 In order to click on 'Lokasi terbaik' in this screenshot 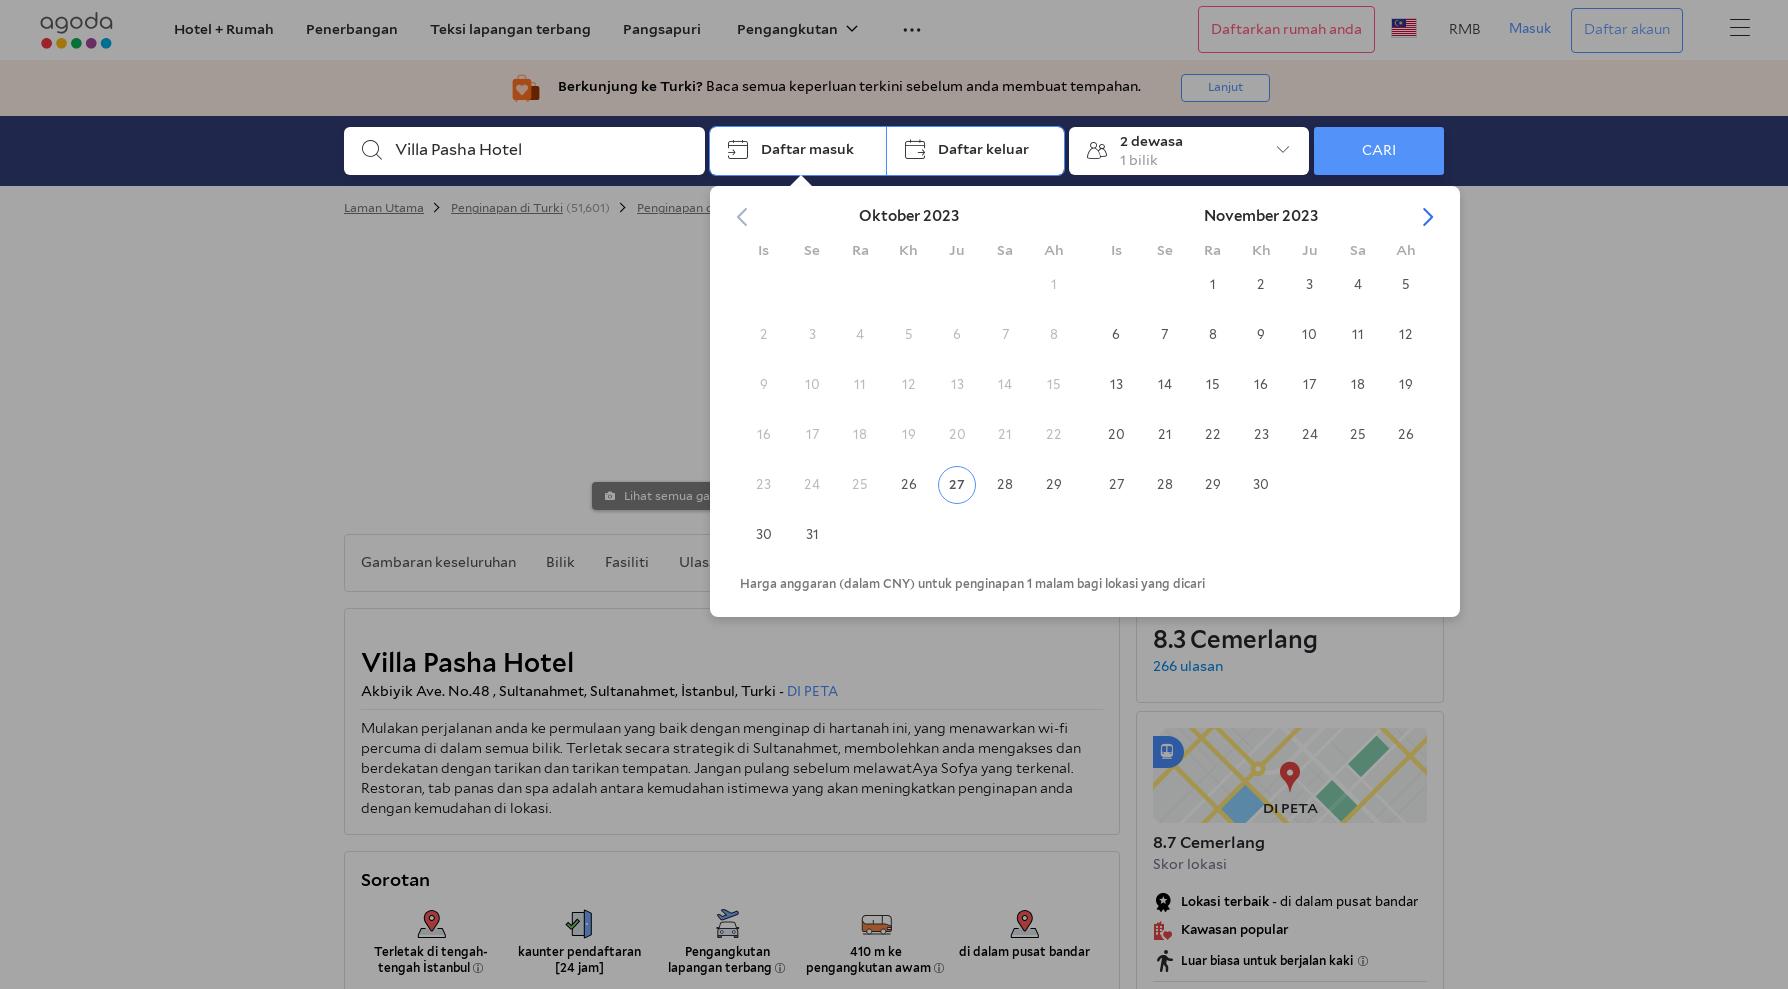, I will do `click(1223, 899)`.